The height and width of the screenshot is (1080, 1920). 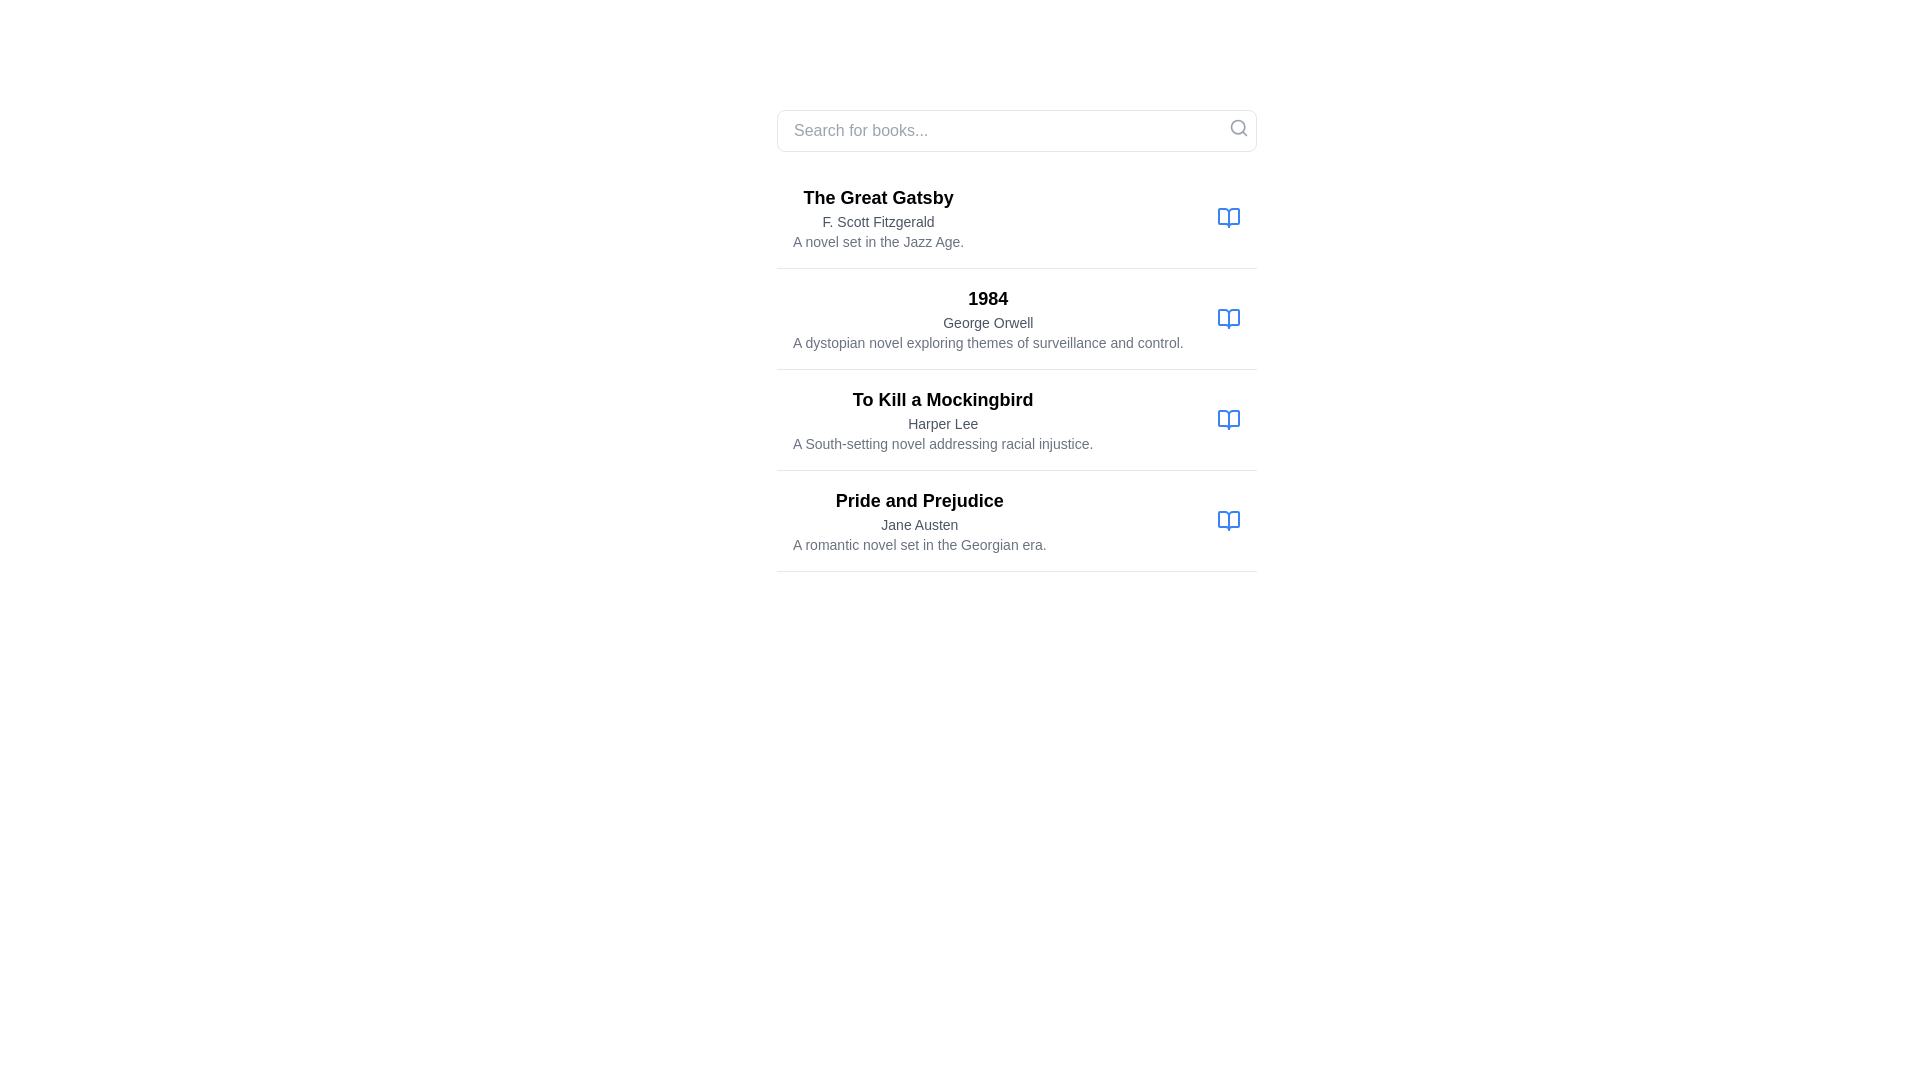 I want to click on the action icon located at the far right of the row displaying information about the book '1984' by George Orwell, so click(x=1227, y=318).